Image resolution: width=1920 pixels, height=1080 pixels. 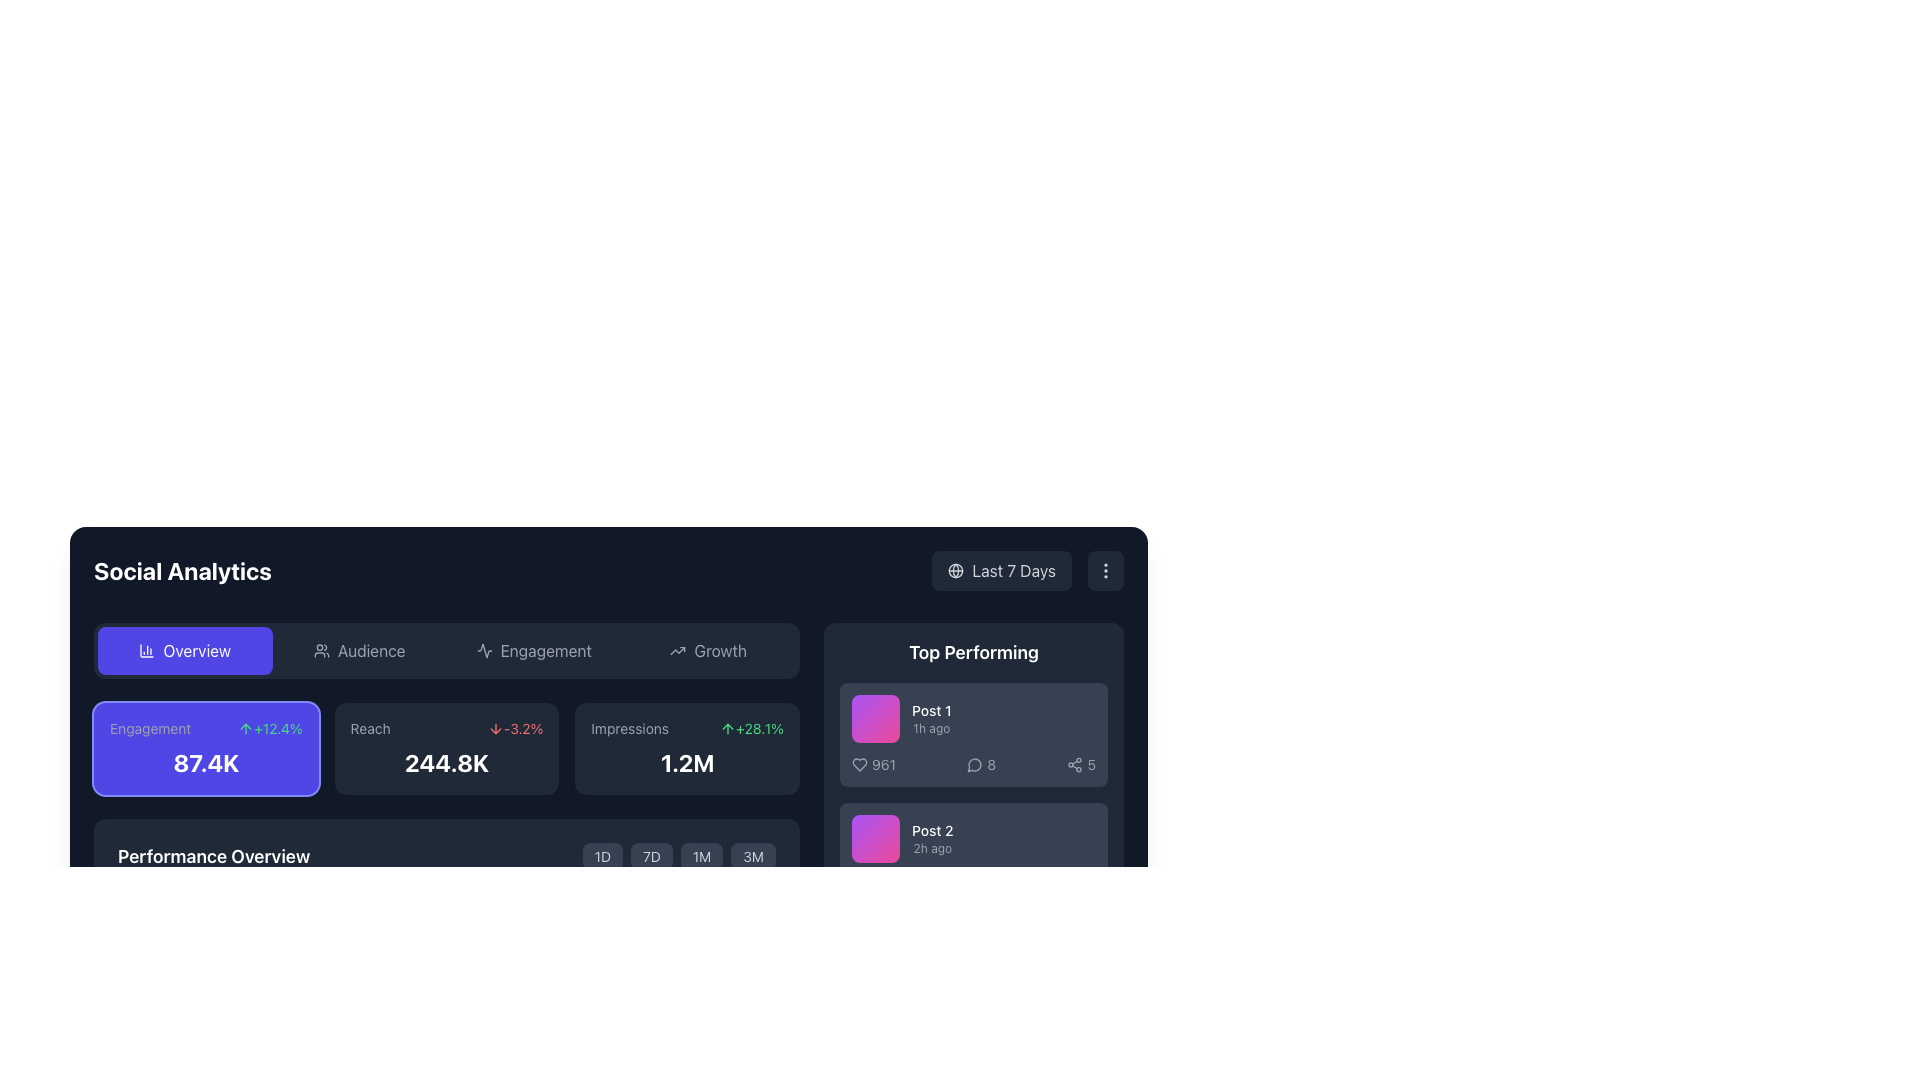 I want to click on the leftmost vertical bar of the column chart icon, which is part of an SVG graphic in the navigation or header bar, so click(x=146, y=651).